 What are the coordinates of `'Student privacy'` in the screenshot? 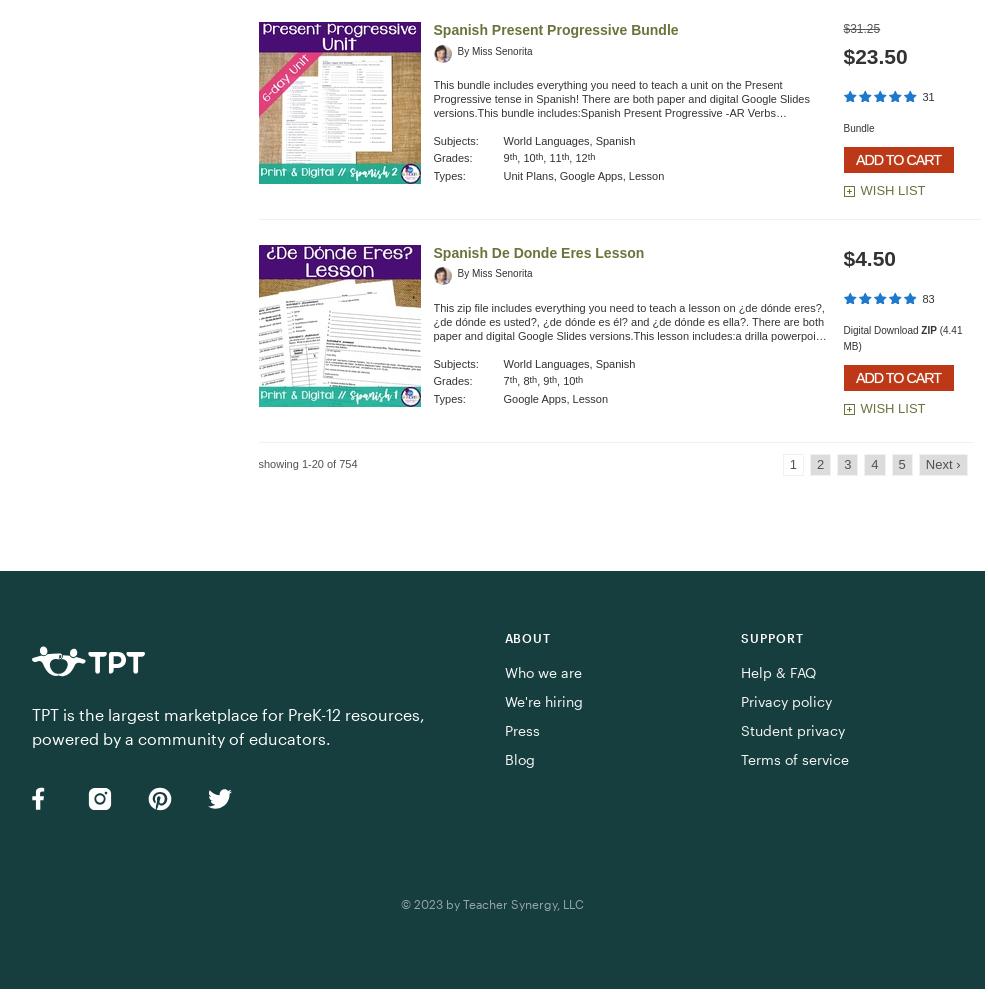 It's located at (740, 729).